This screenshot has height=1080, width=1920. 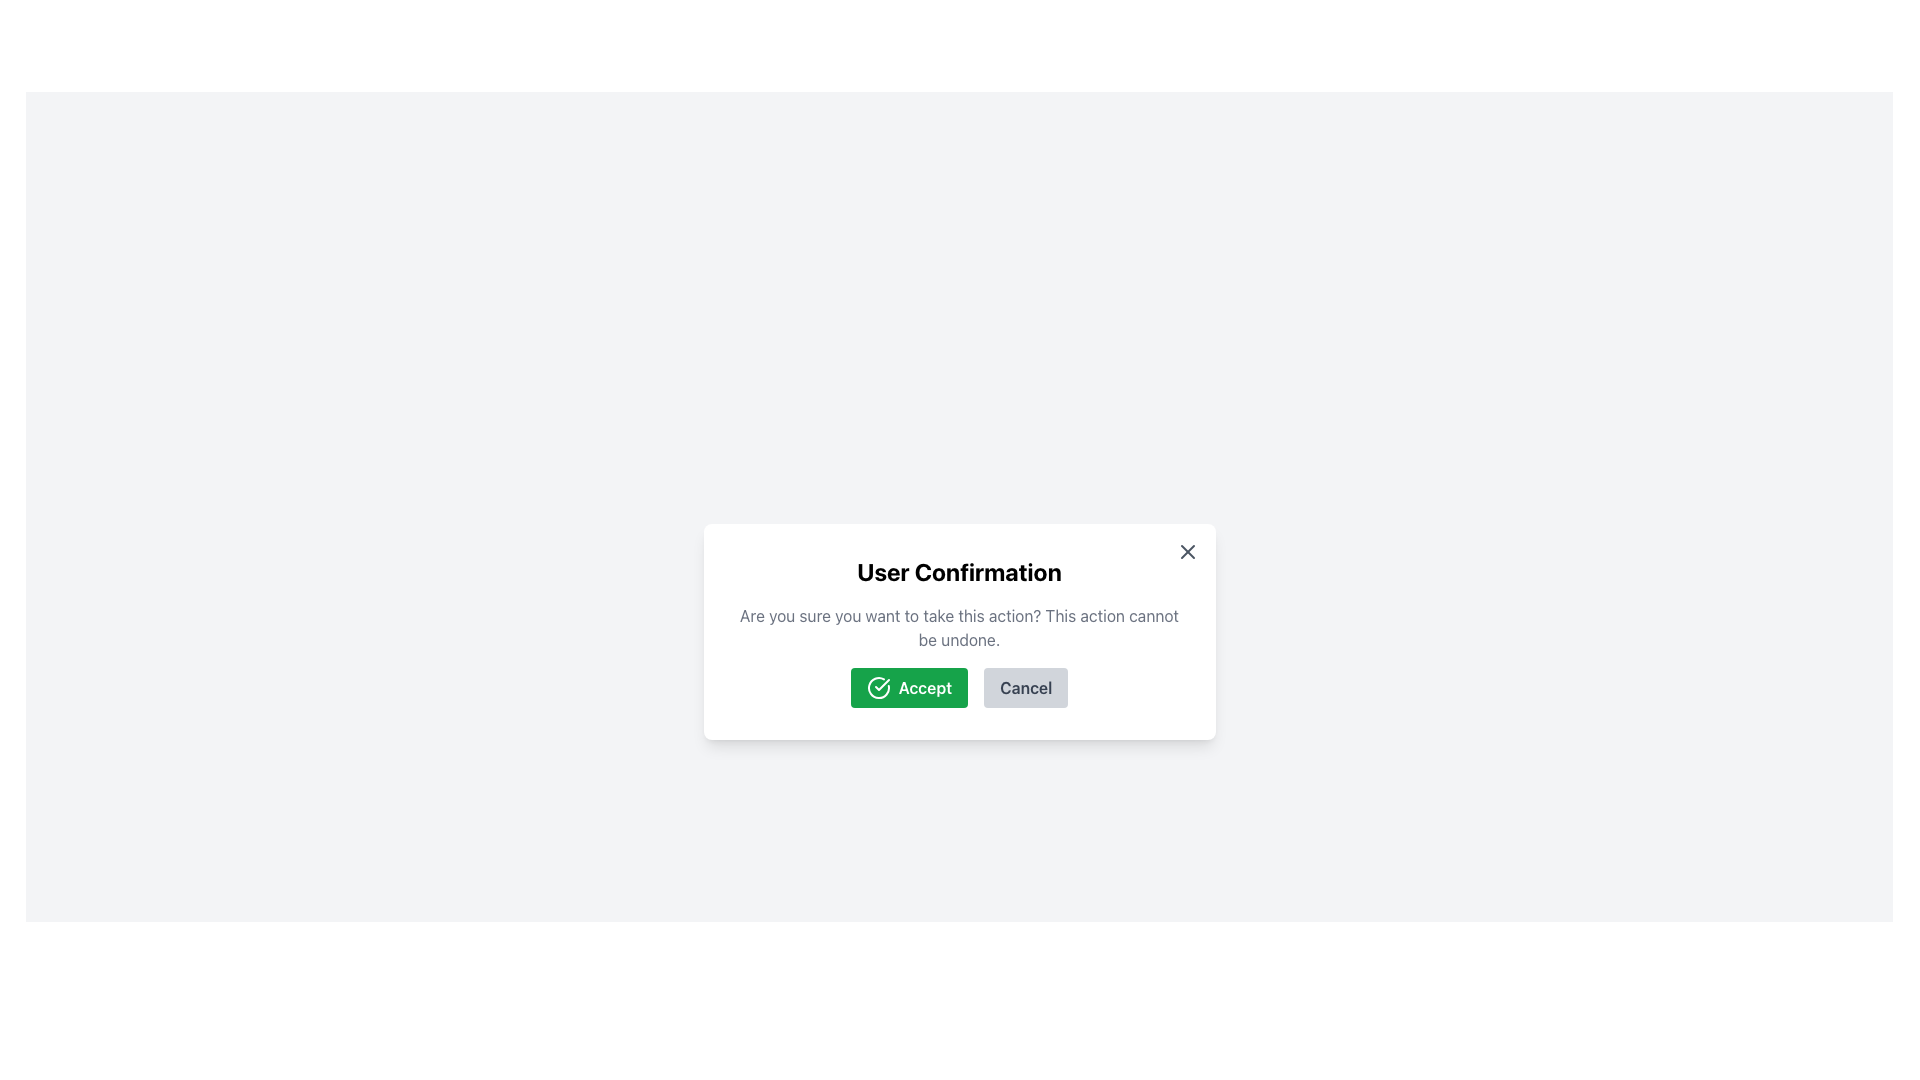 What do you see at coordinates (1187, 551) in the screenshot?
I see `the 'X' icon used for closing dialogs, located at the top-right corner of the dialog box` at bounding box center [1187, 551].